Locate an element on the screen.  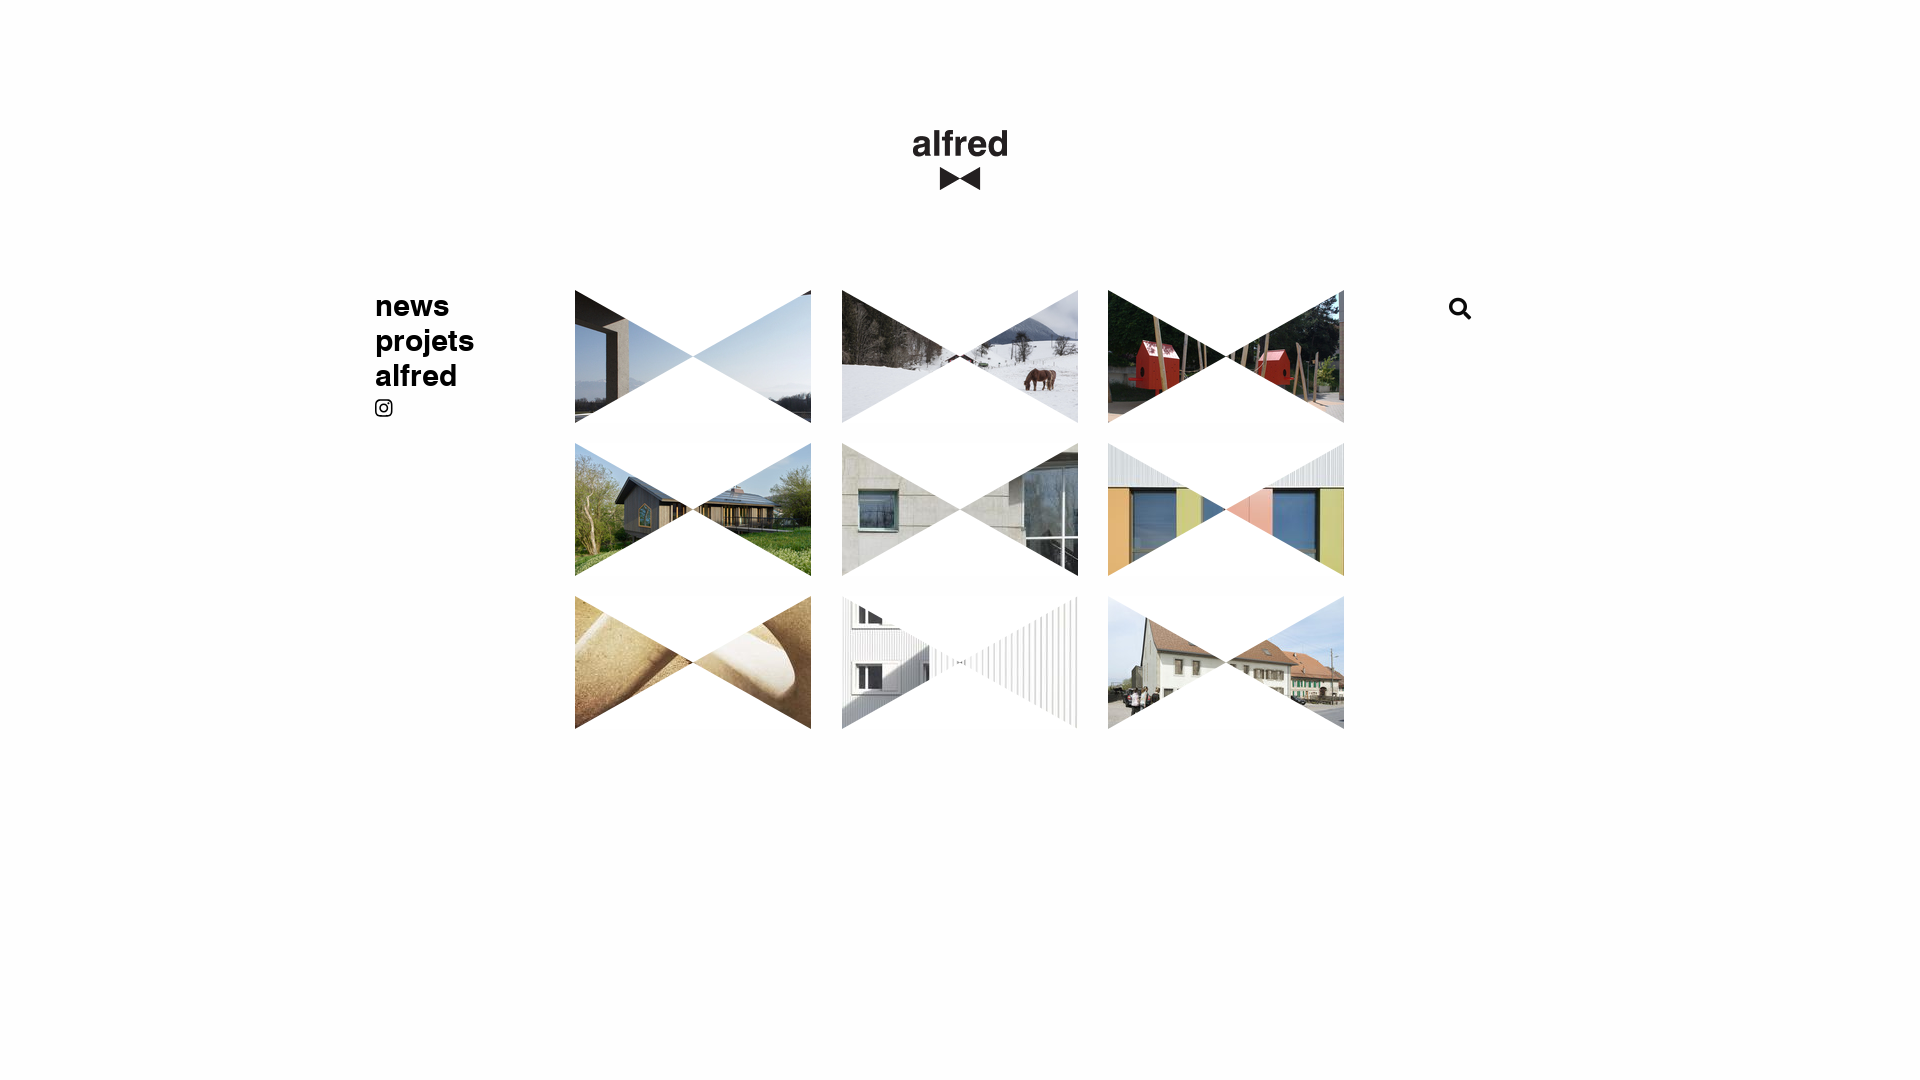
'projets' is located at coordinates (459, 341).